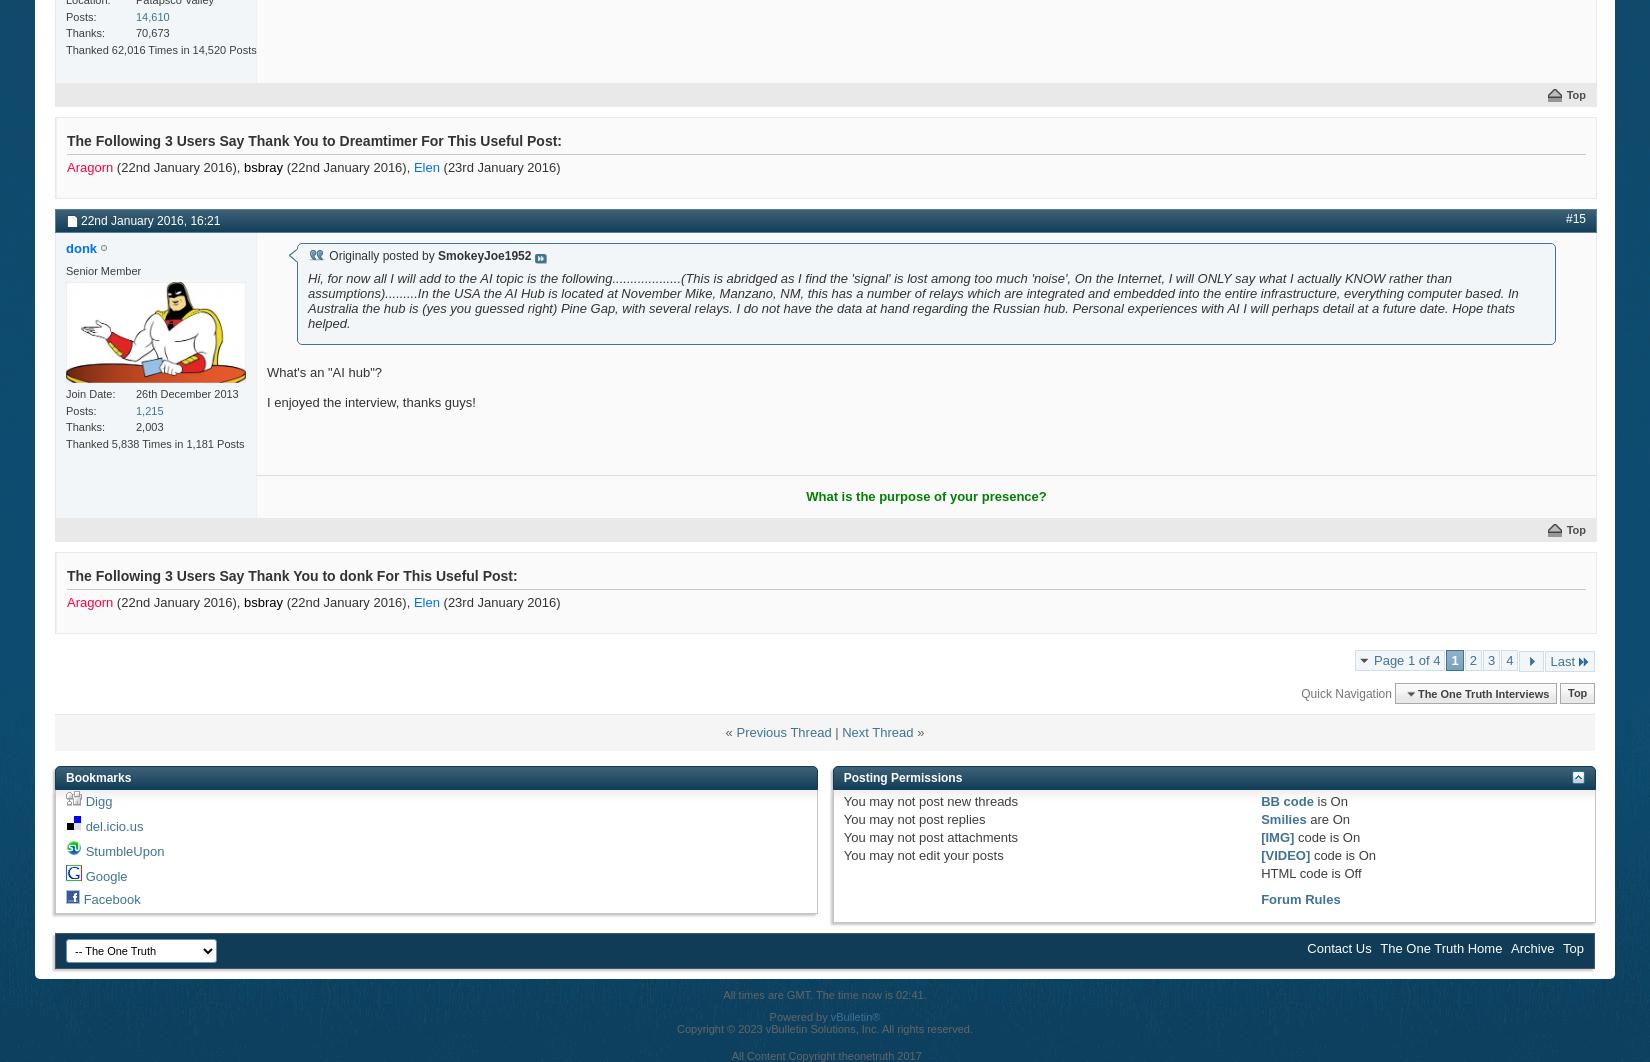 The height and width of the screenshot is (1062, 1650). What do you see at coordinates (855, 1015) in the screenshot?
I see `'vBulletin®'` at bounding box center [855, 1015].